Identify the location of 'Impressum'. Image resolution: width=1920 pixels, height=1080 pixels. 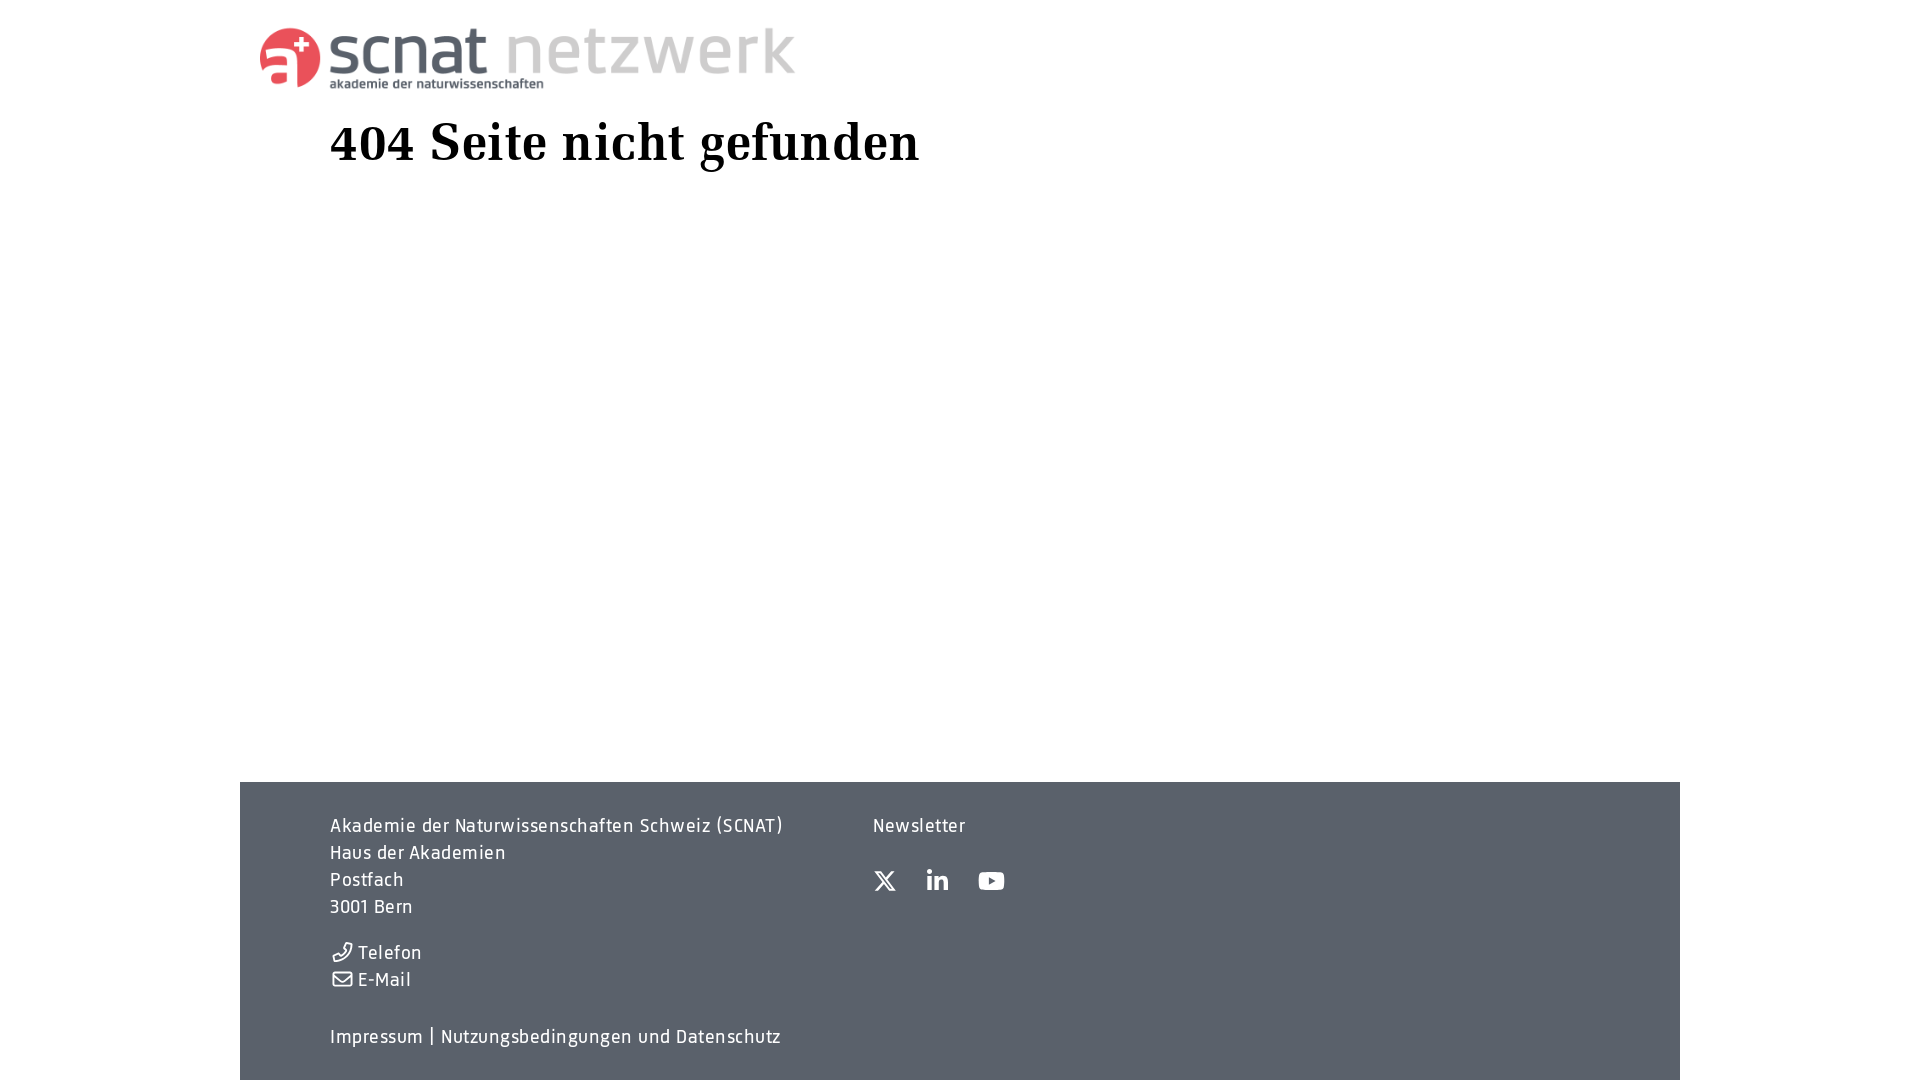
(377, 1035).